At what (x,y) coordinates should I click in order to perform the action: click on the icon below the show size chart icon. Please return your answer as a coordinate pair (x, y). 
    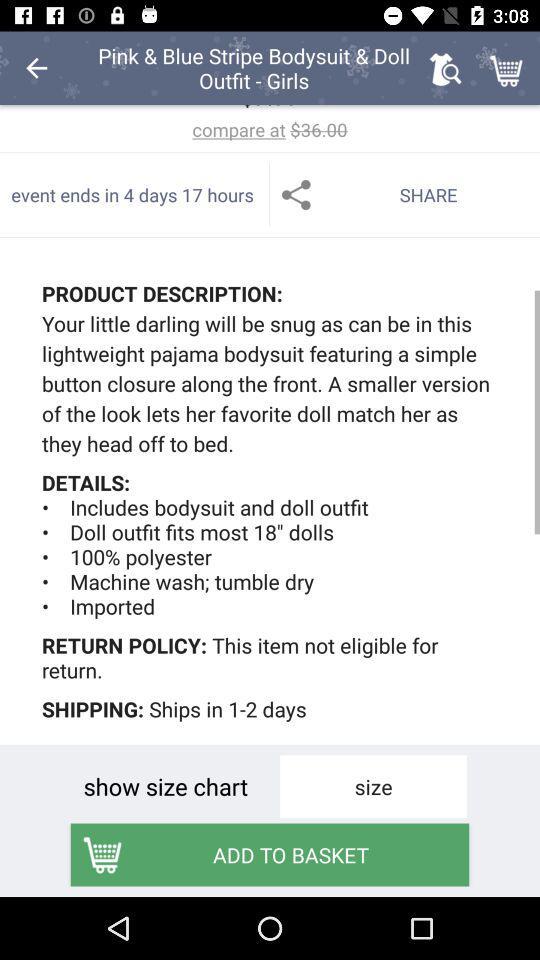
    Looking at the image, I should click on (270, 853).